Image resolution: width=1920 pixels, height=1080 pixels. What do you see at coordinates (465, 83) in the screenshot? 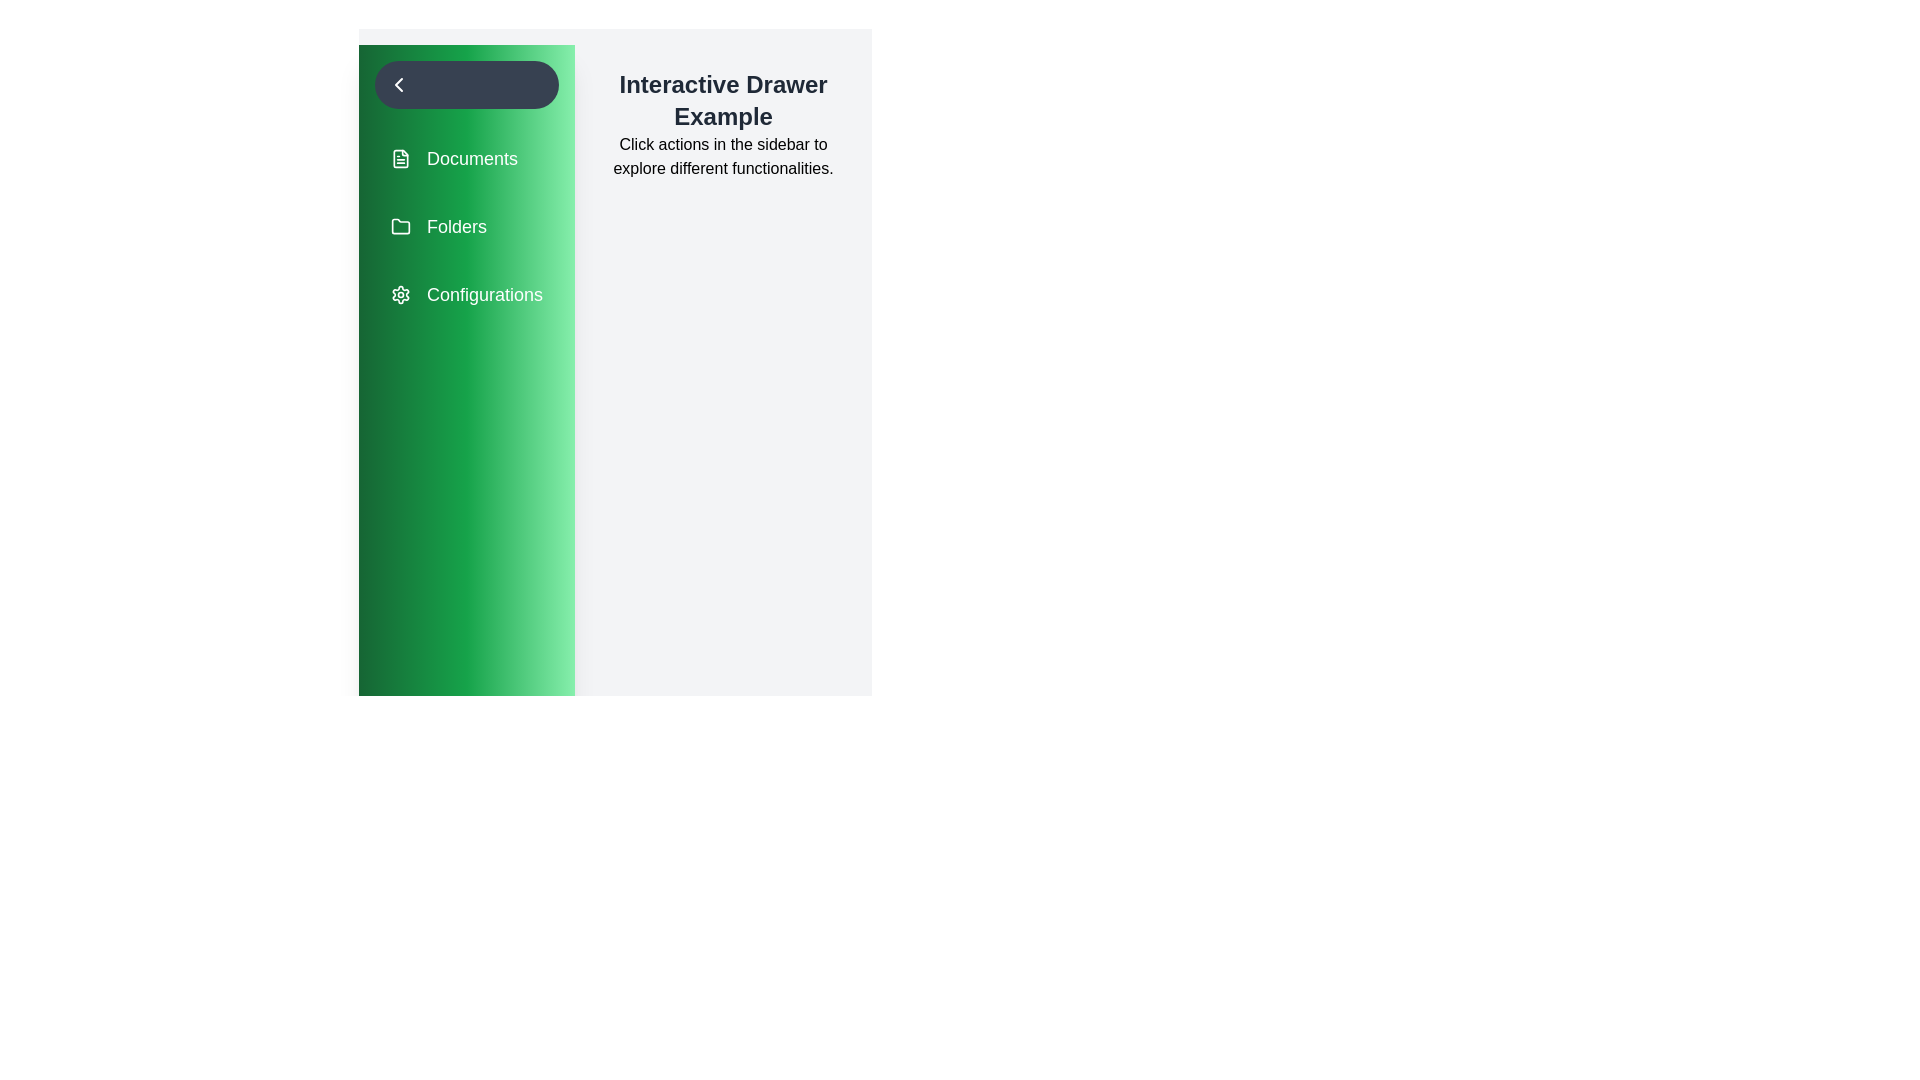
I see `toggle button to change the state of the drawer` at bounding box center [465, 83].